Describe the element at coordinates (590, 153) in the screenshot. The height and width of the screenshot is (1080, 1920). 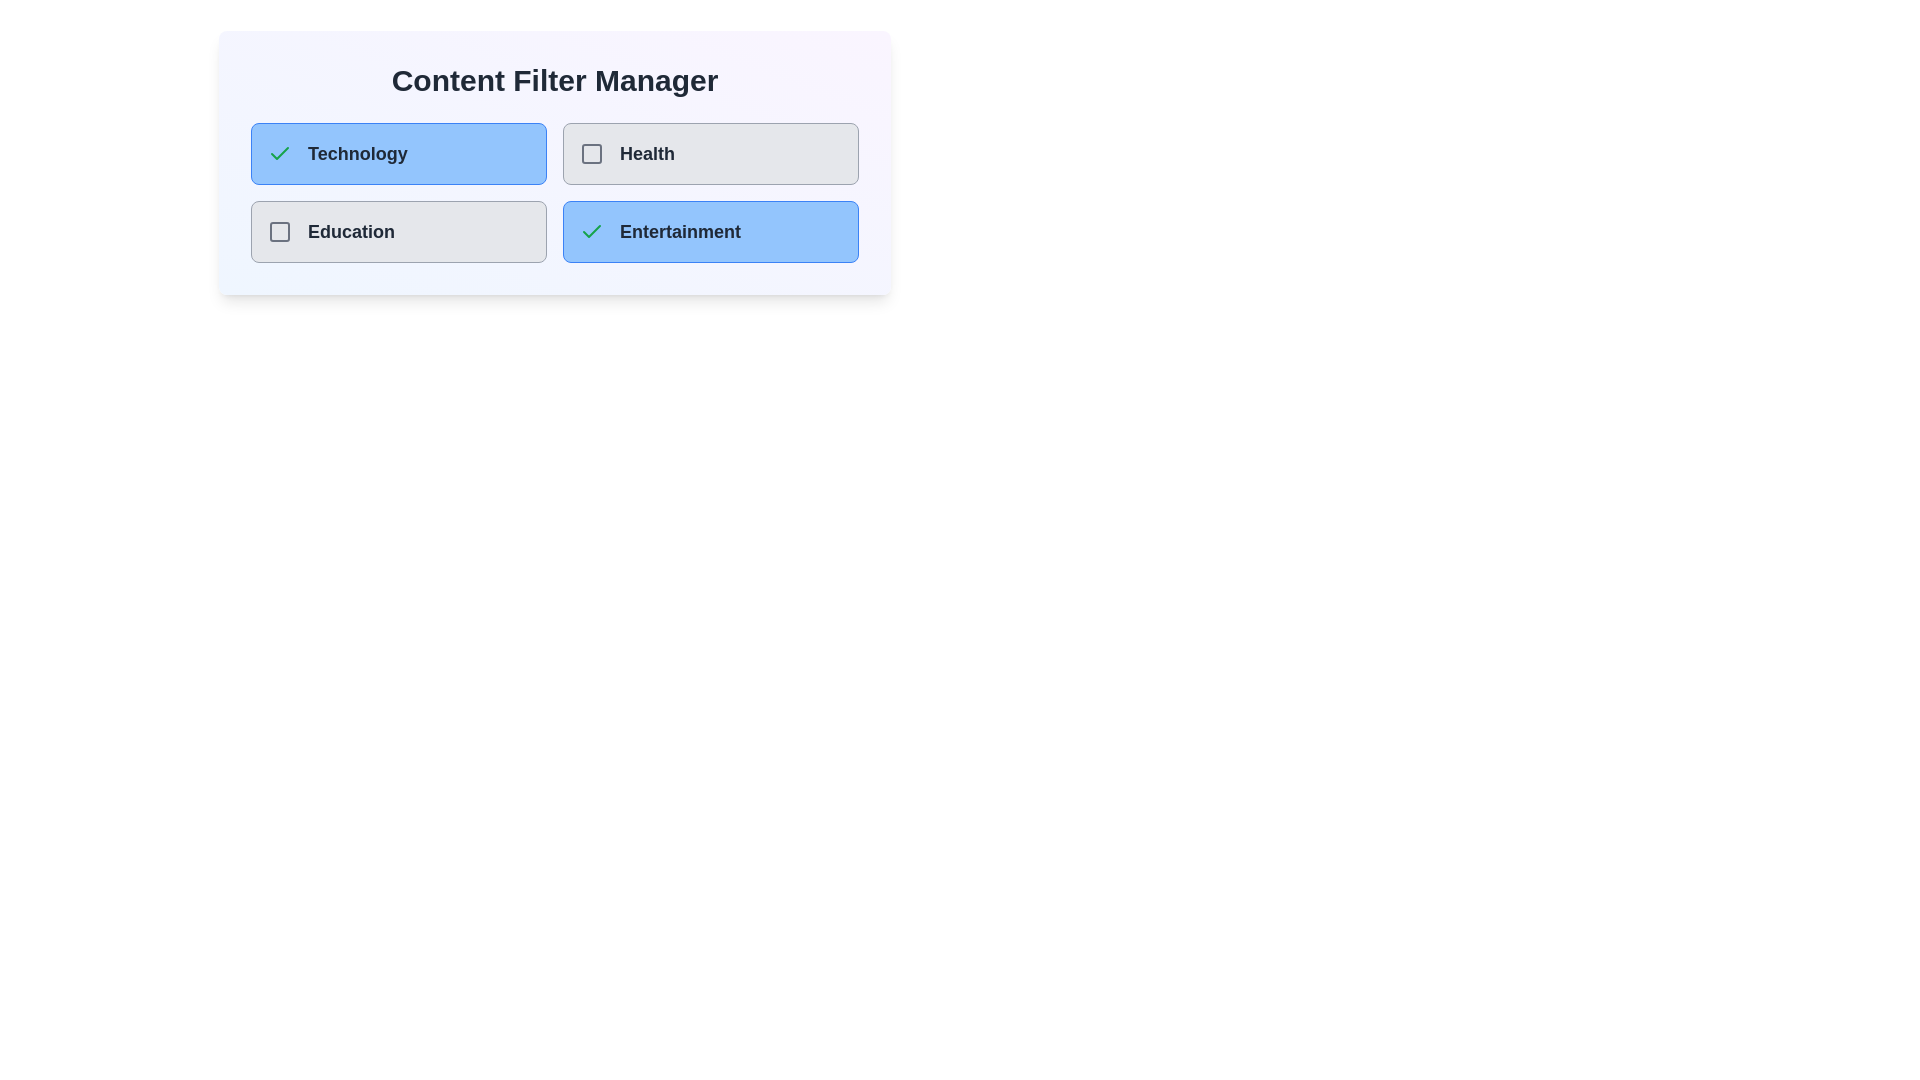
I see `the category Health` at that location.